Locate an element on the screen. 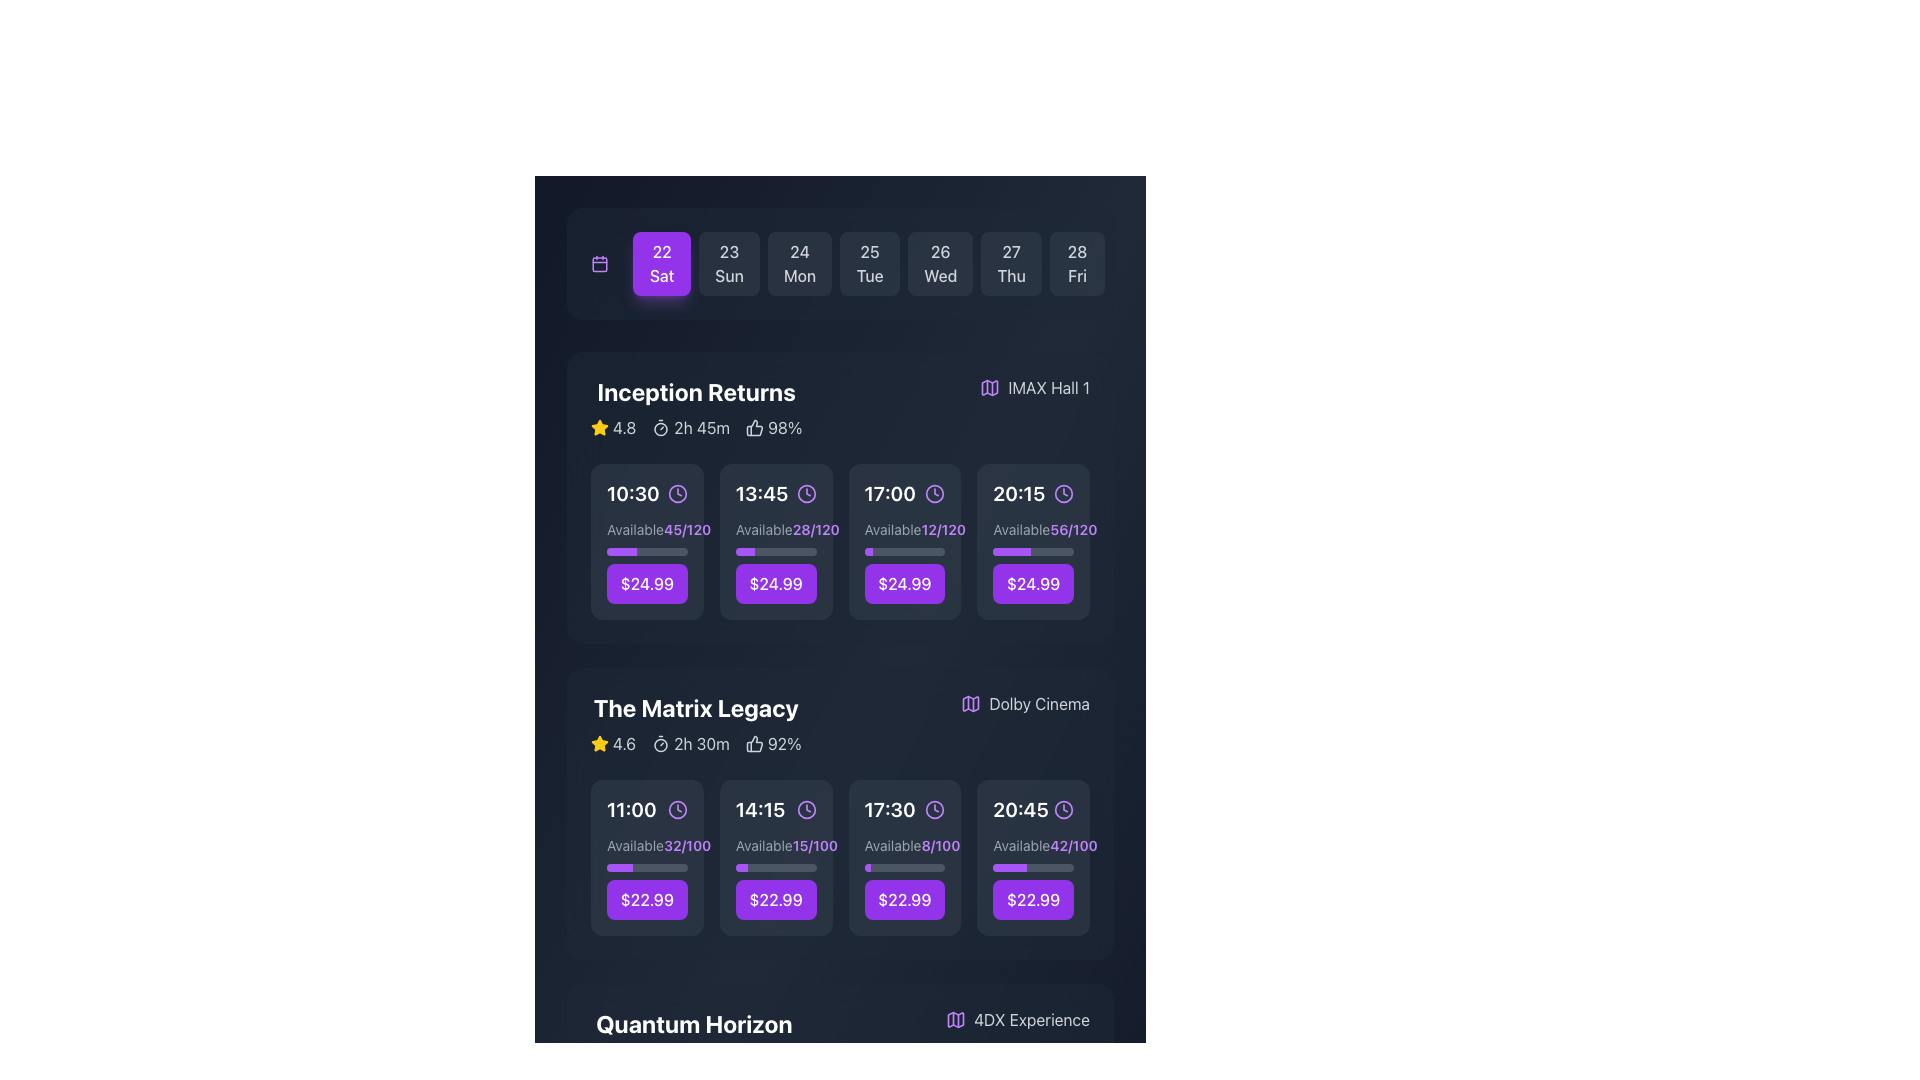 This screenshot has height=1080, width=1920. the actionable button for selecting seats for a specific movie showing is located at coordinates (647, 542).